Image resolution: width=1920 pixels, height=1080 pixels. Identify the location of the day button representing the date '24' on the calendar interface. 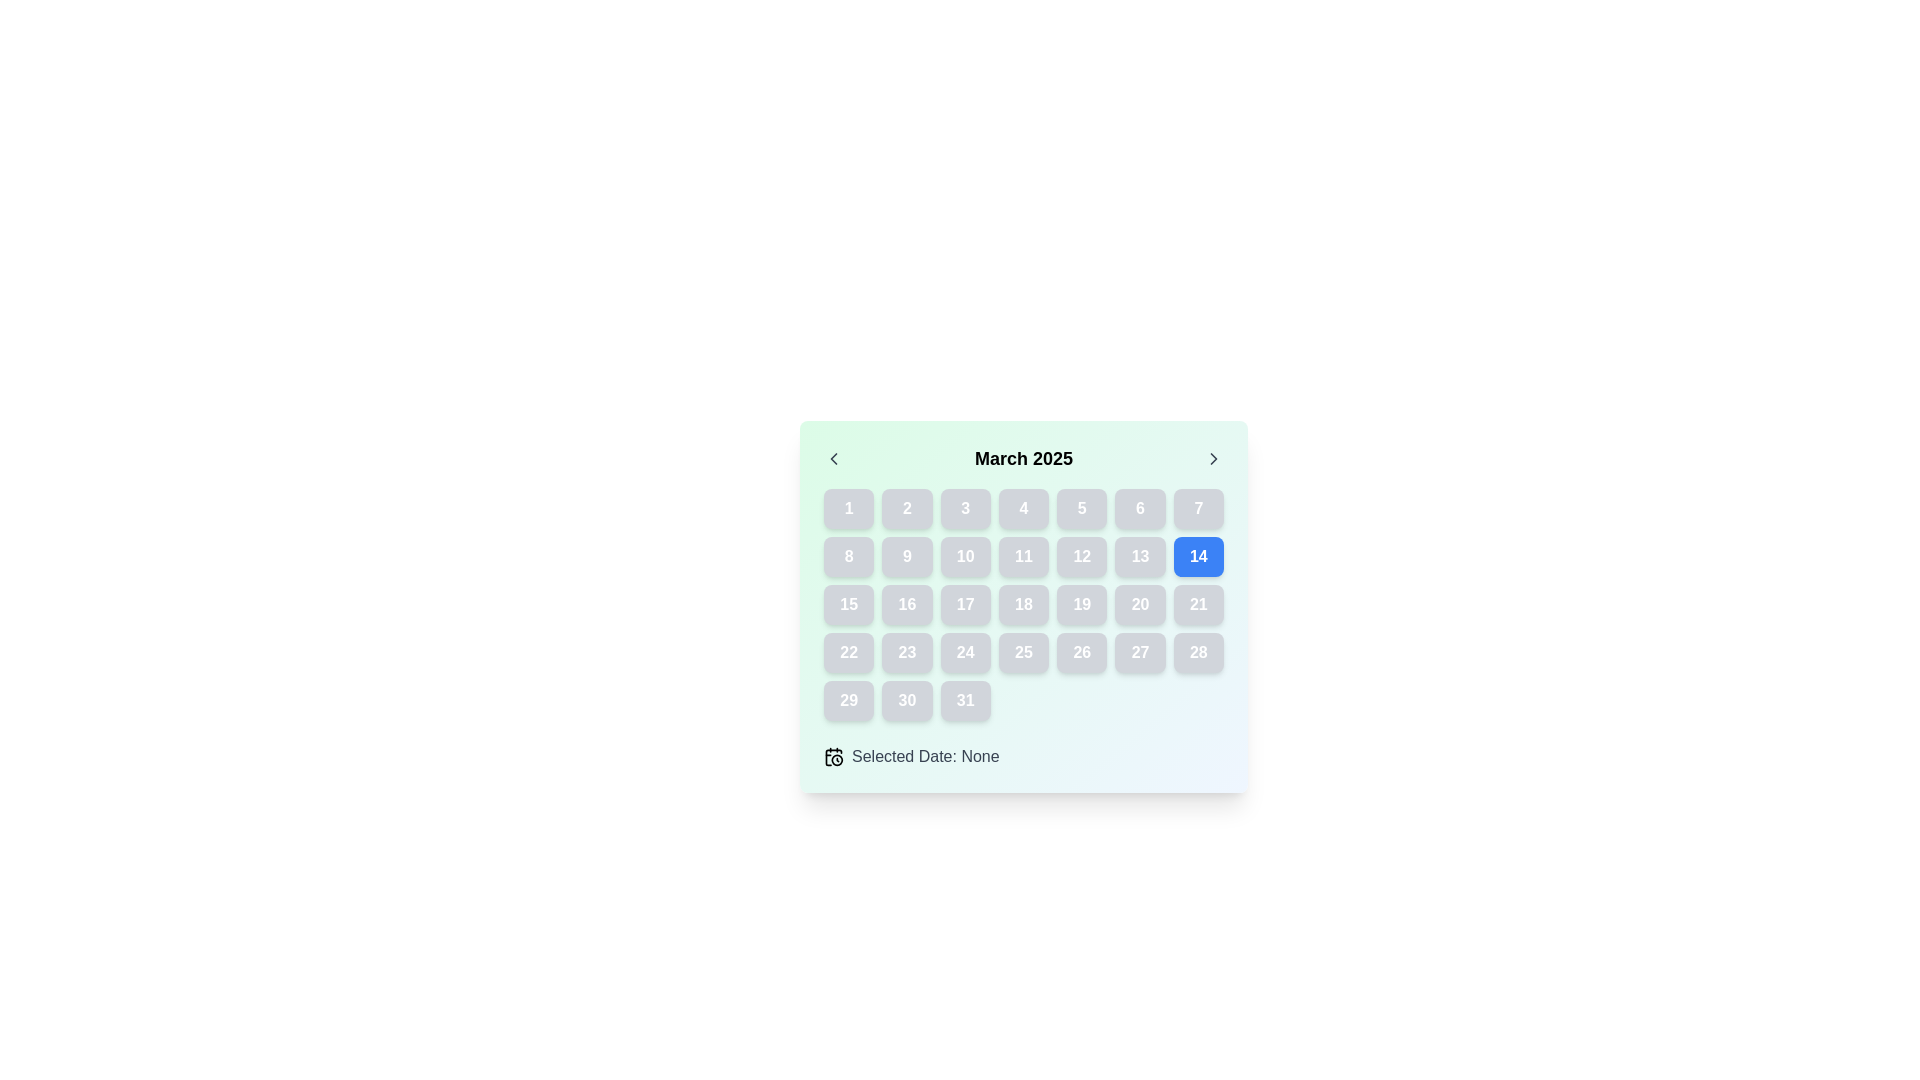
(965, 652).